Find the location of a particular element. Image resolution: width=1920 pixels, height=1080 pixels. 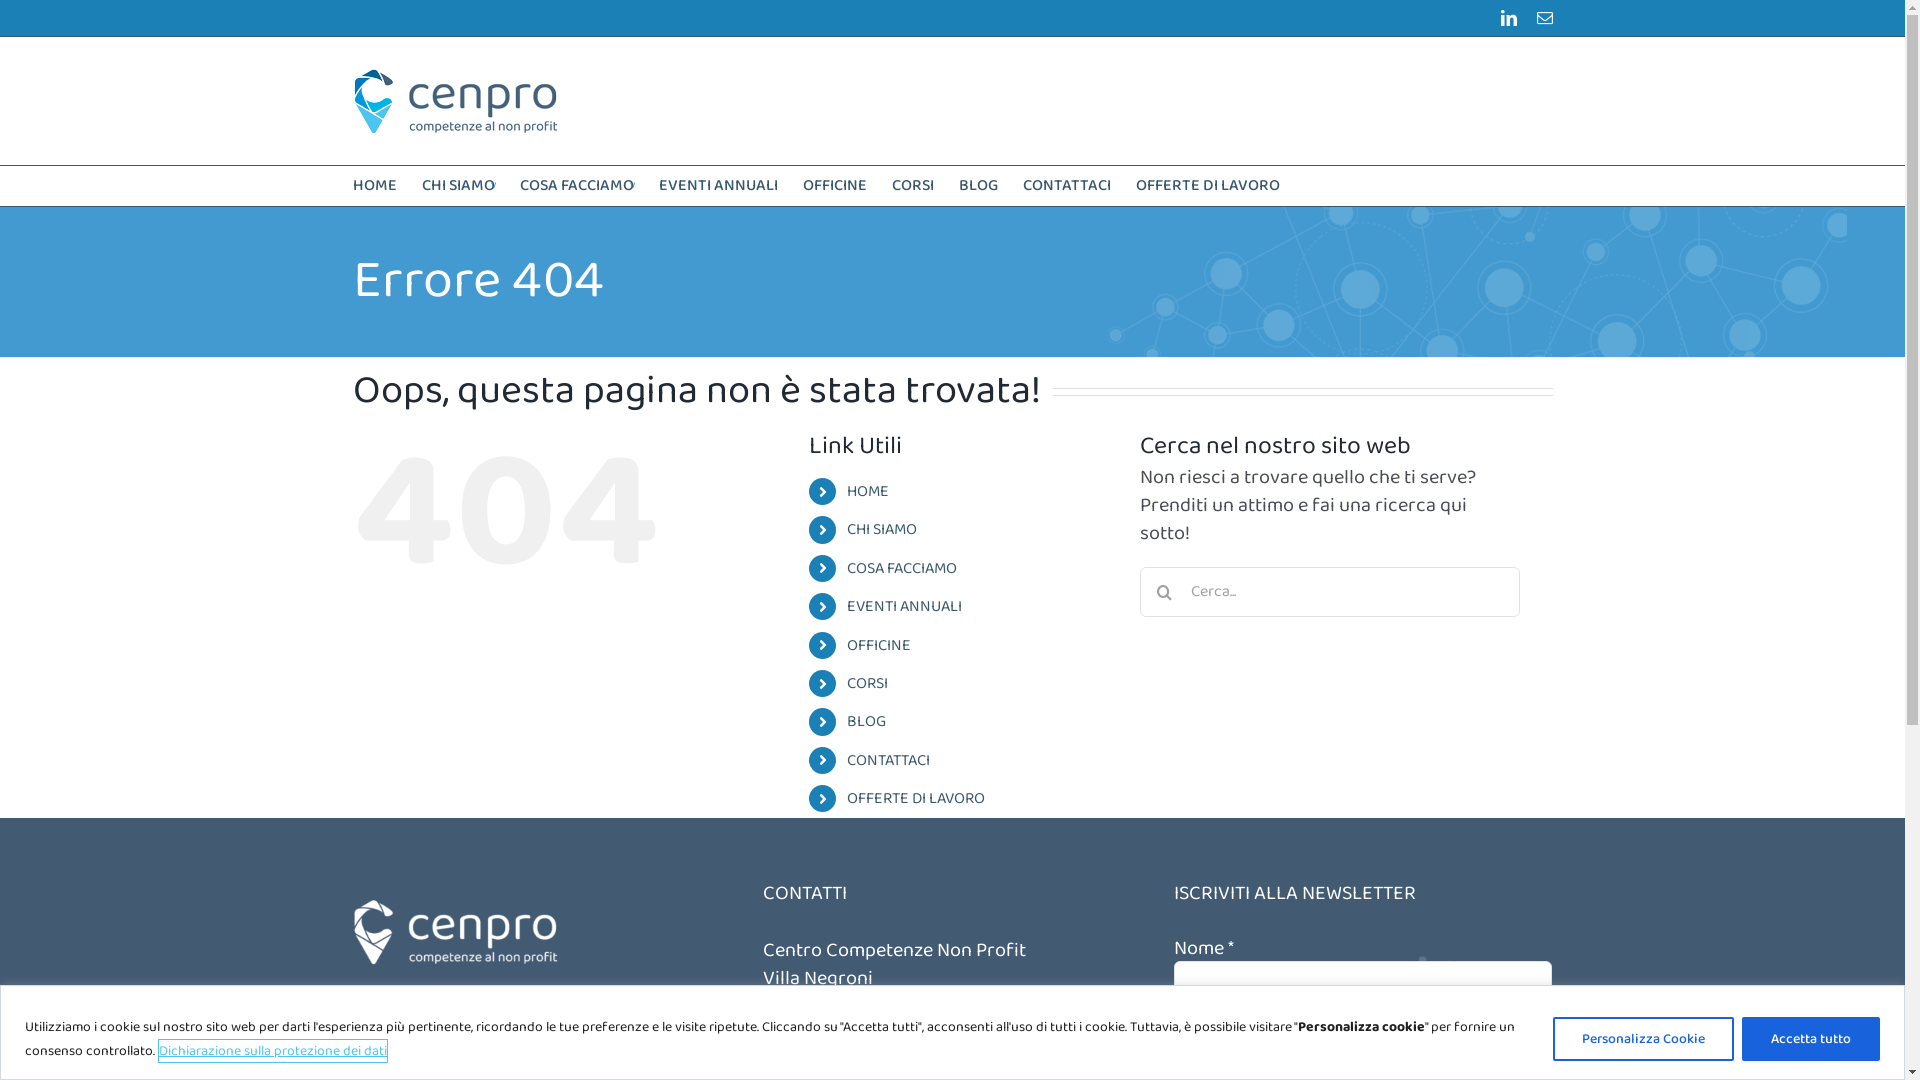

'Email' is located at coordinates (1535, 18).